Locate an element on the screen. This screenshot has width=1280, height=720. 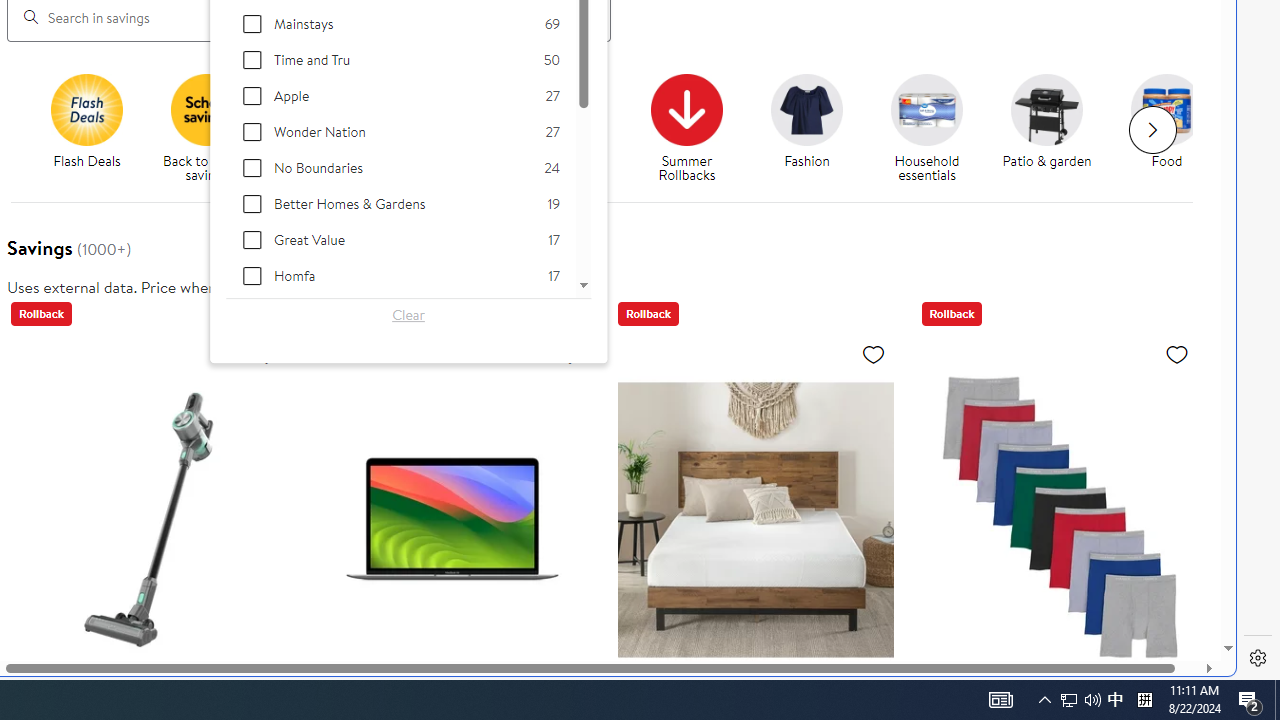
'Household essentials Household essentials' is located at coordinates (926, 129).